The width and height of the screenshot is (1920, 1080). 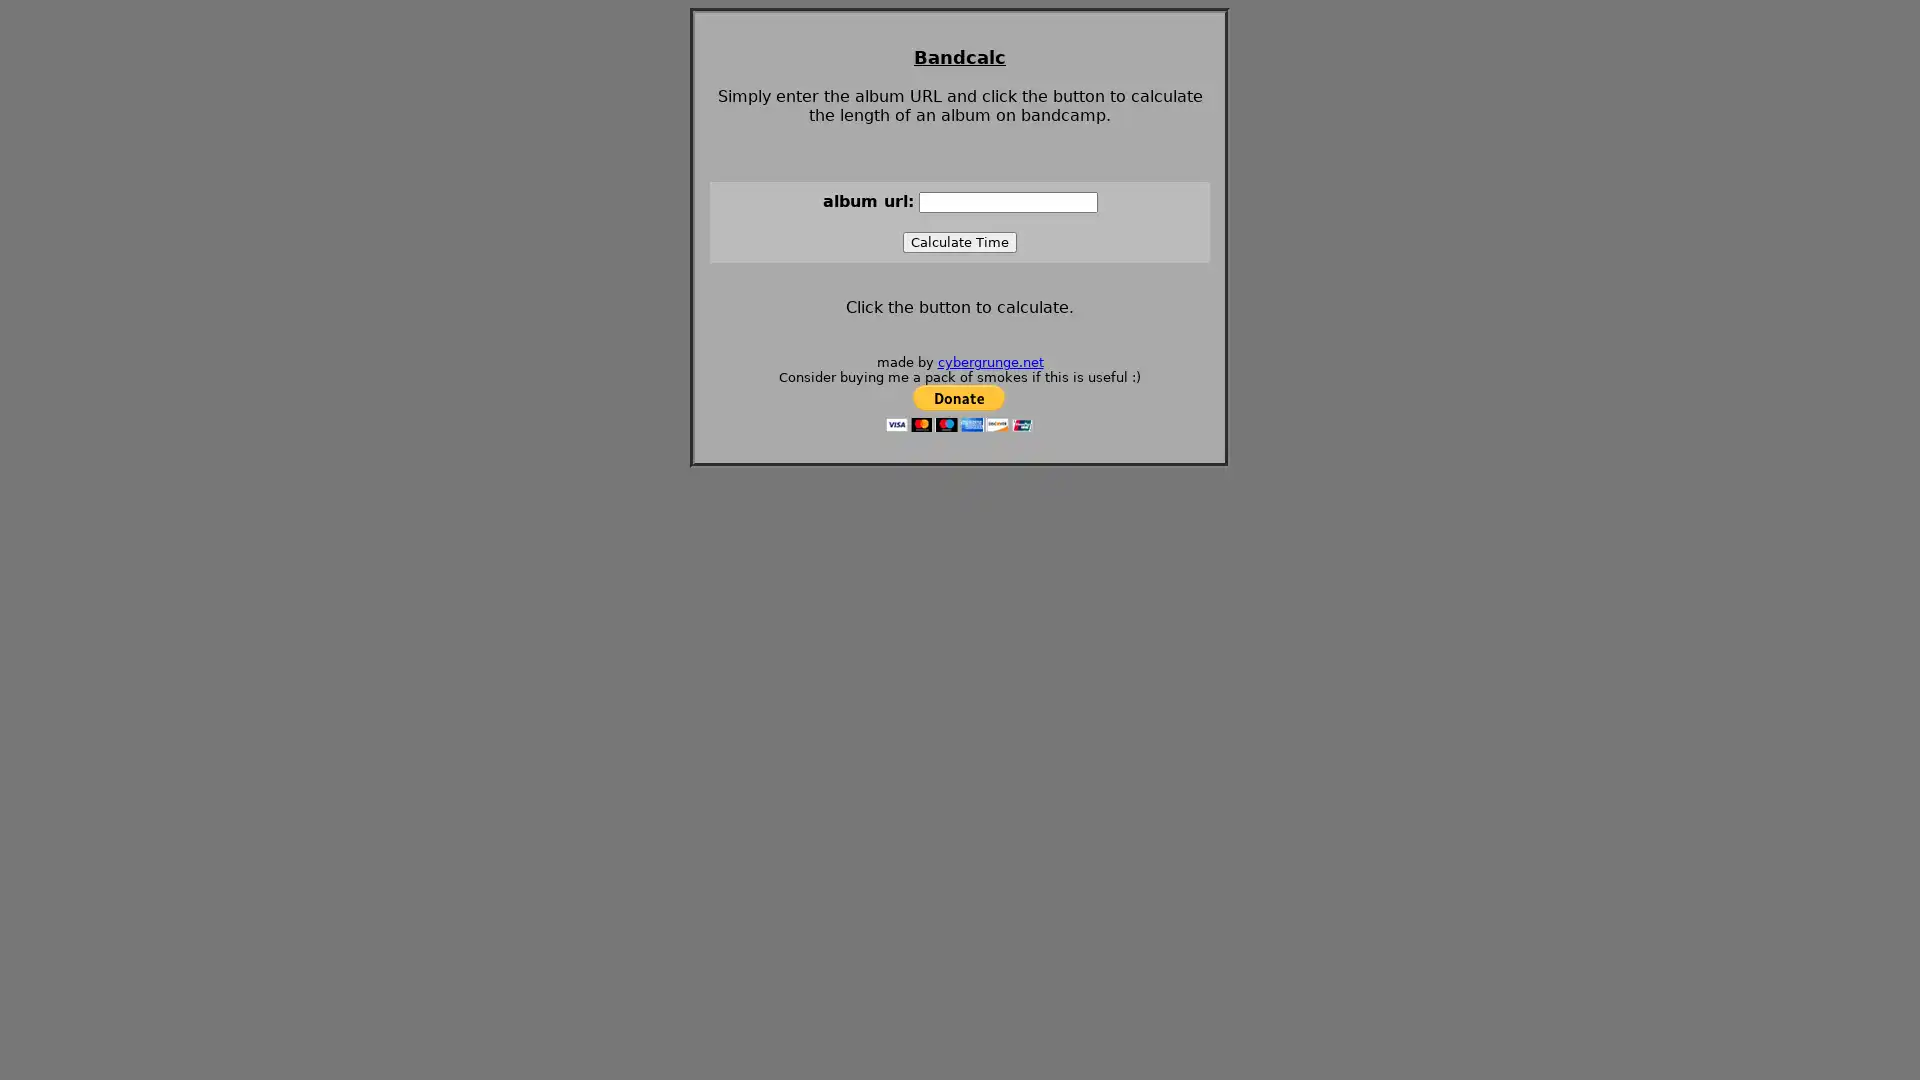 I want to click on Donate with PayPal button, so click(x=958, y=407).